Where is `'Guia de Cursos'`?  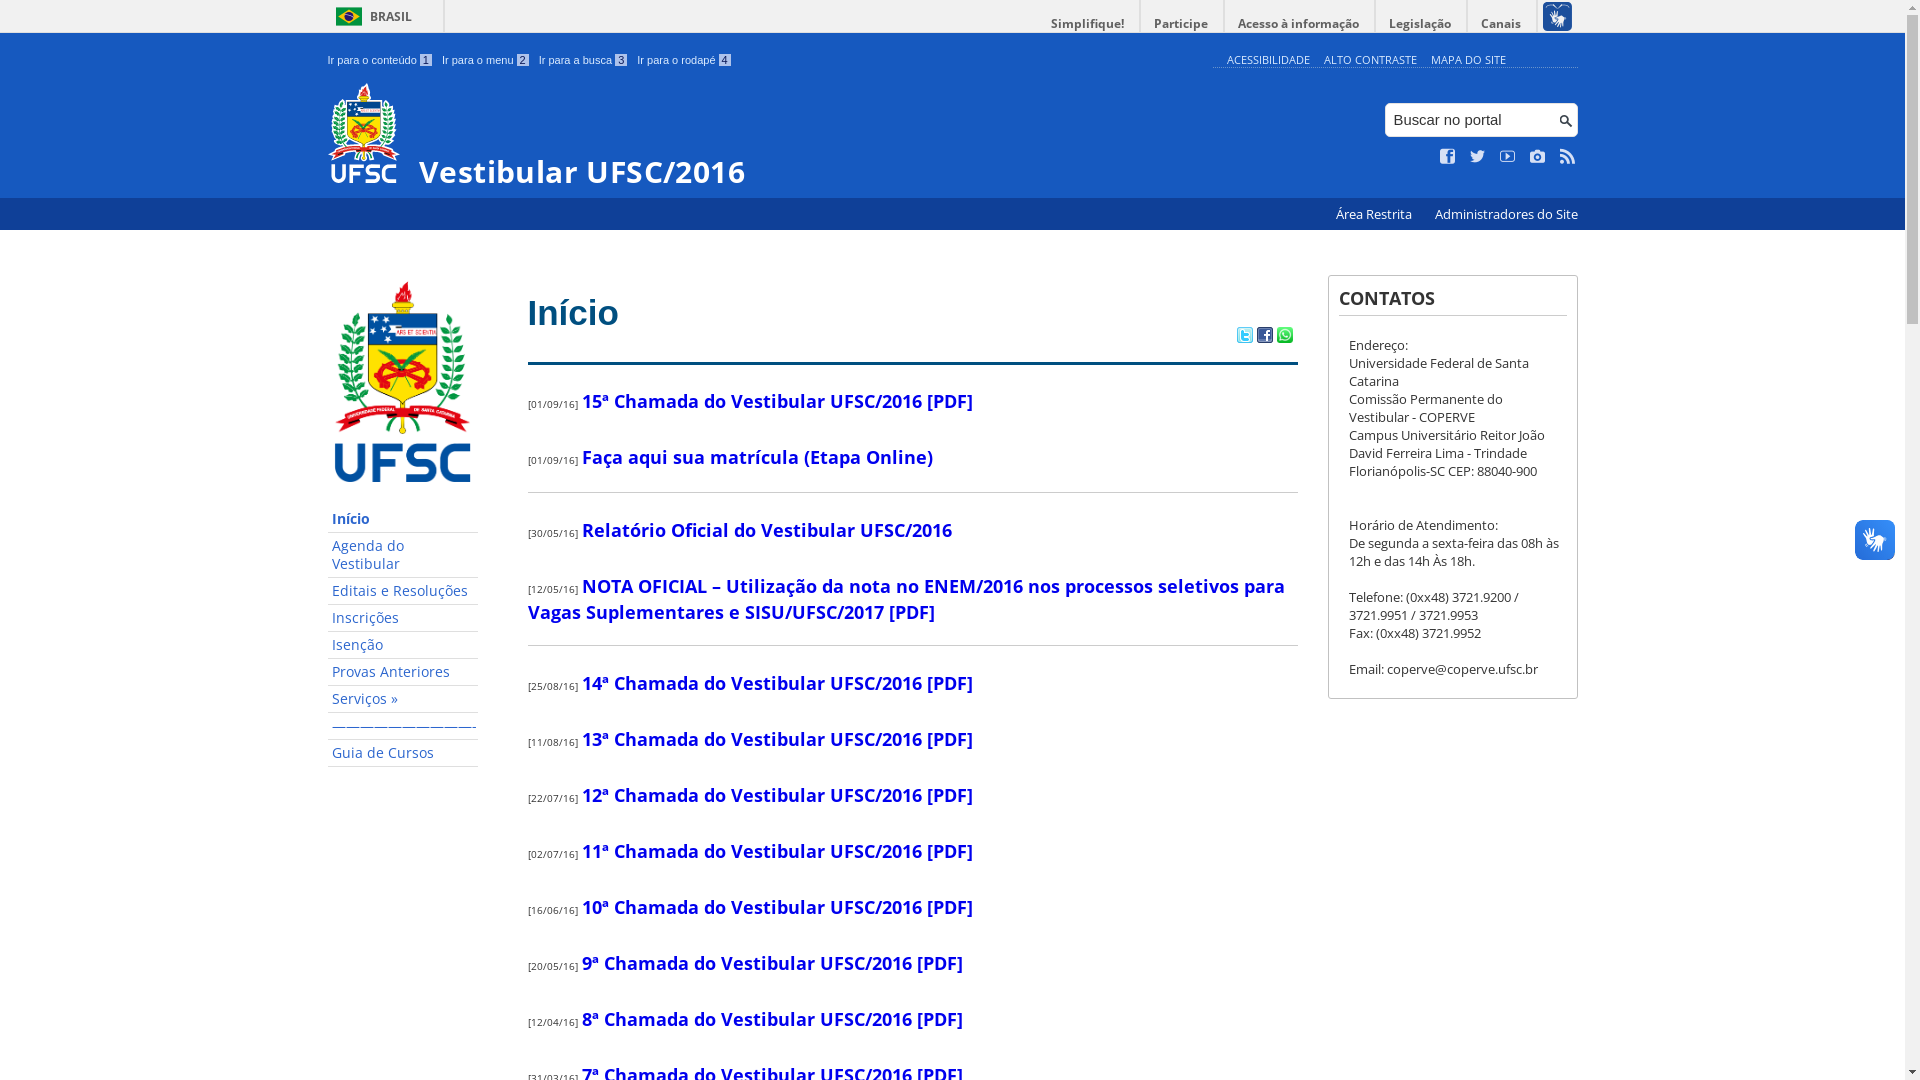
'Guia de Cursos' is located at coordinates (402, 753).